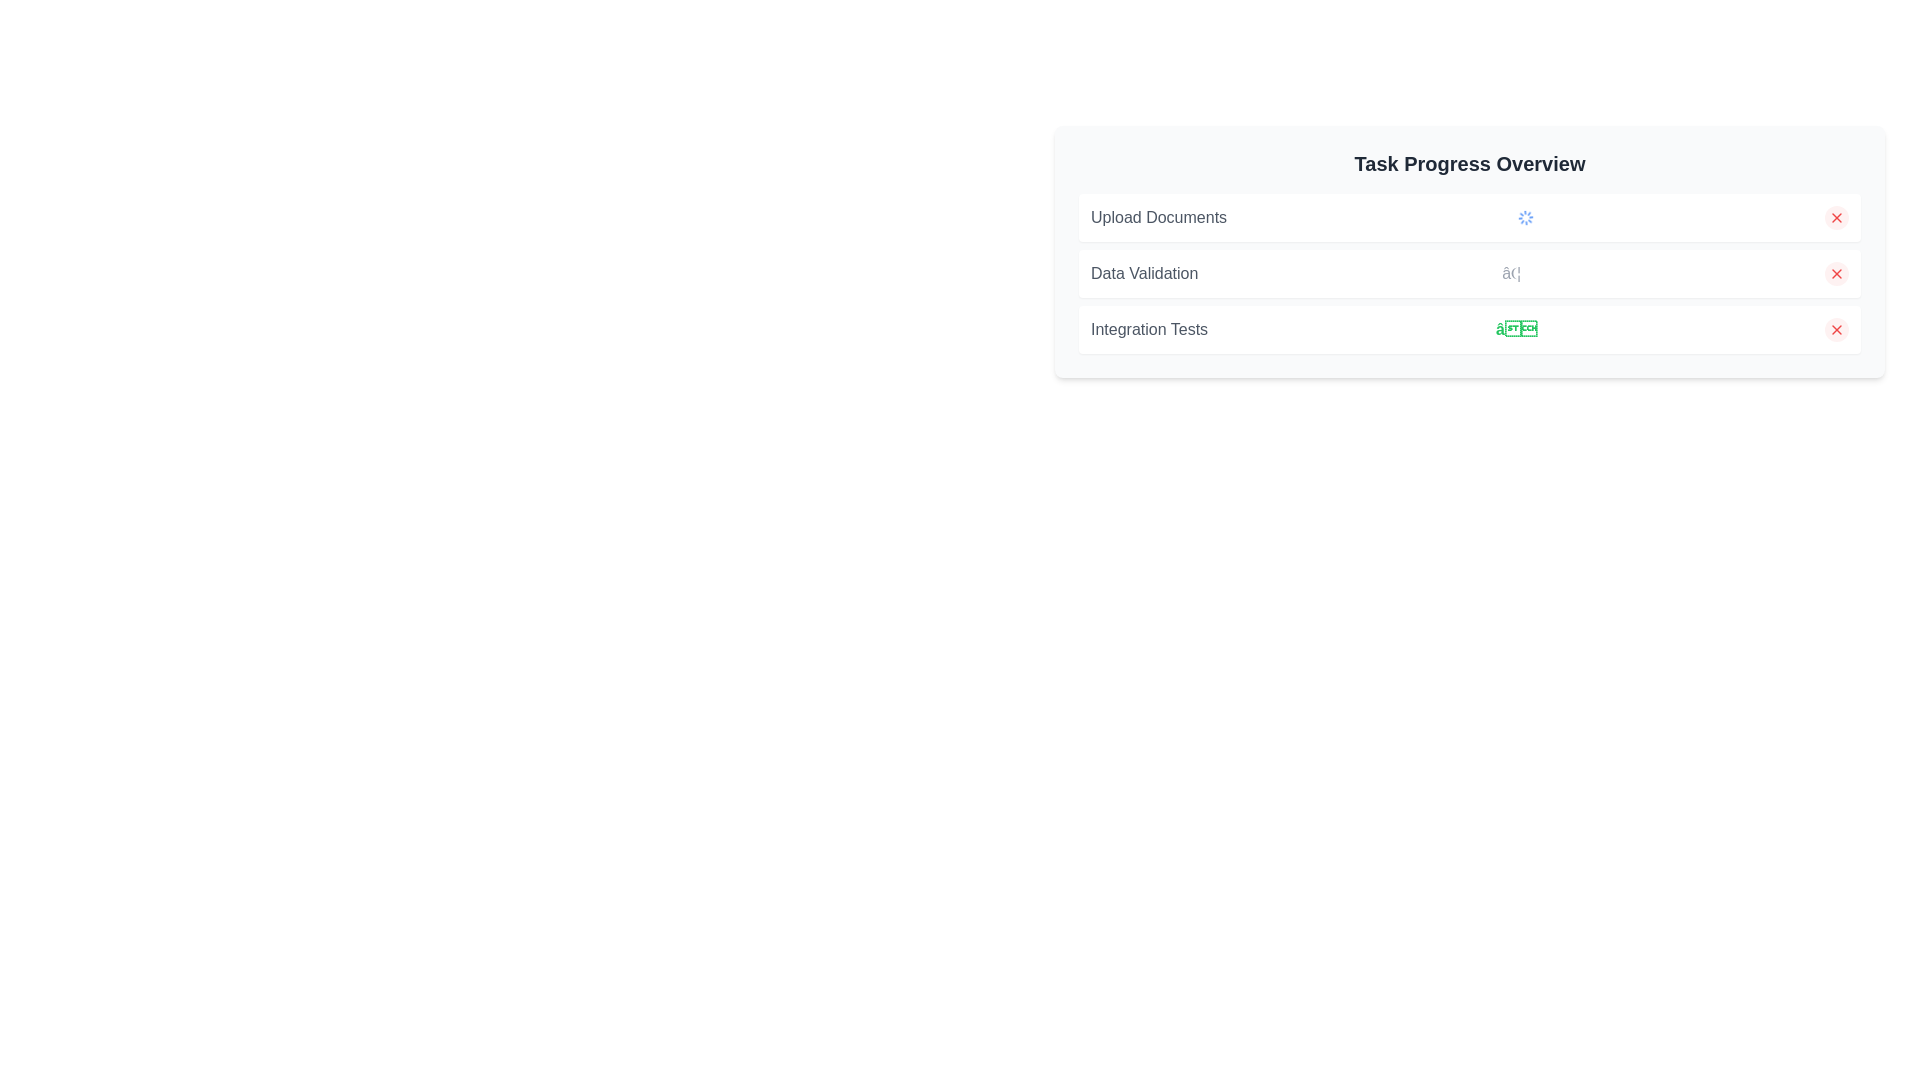  What do you see at coordinates (1837, 218) in the screenshot?
I see `the close button located at the far-right of the 'Upload Documents' section in the 'Task Progress Overview'` at bounding box center [1837, 218].